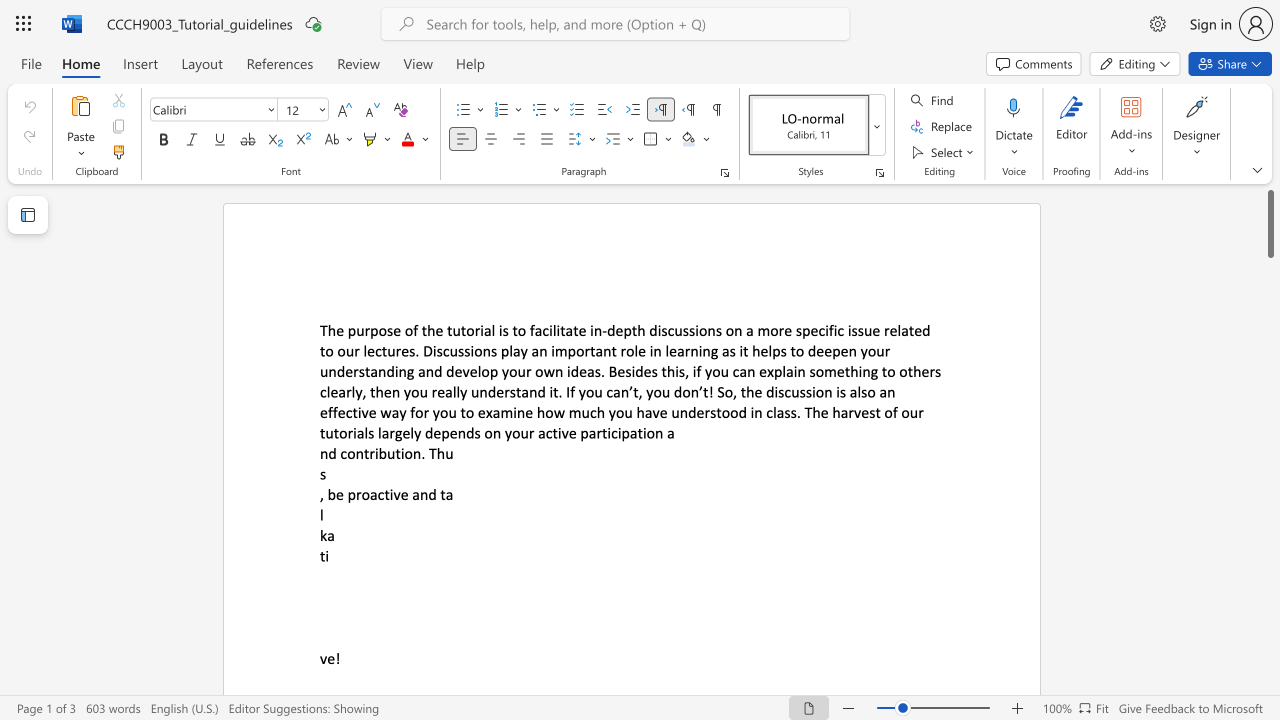  I want to click on the scrollbar to move the view down, so click(1269, 508).